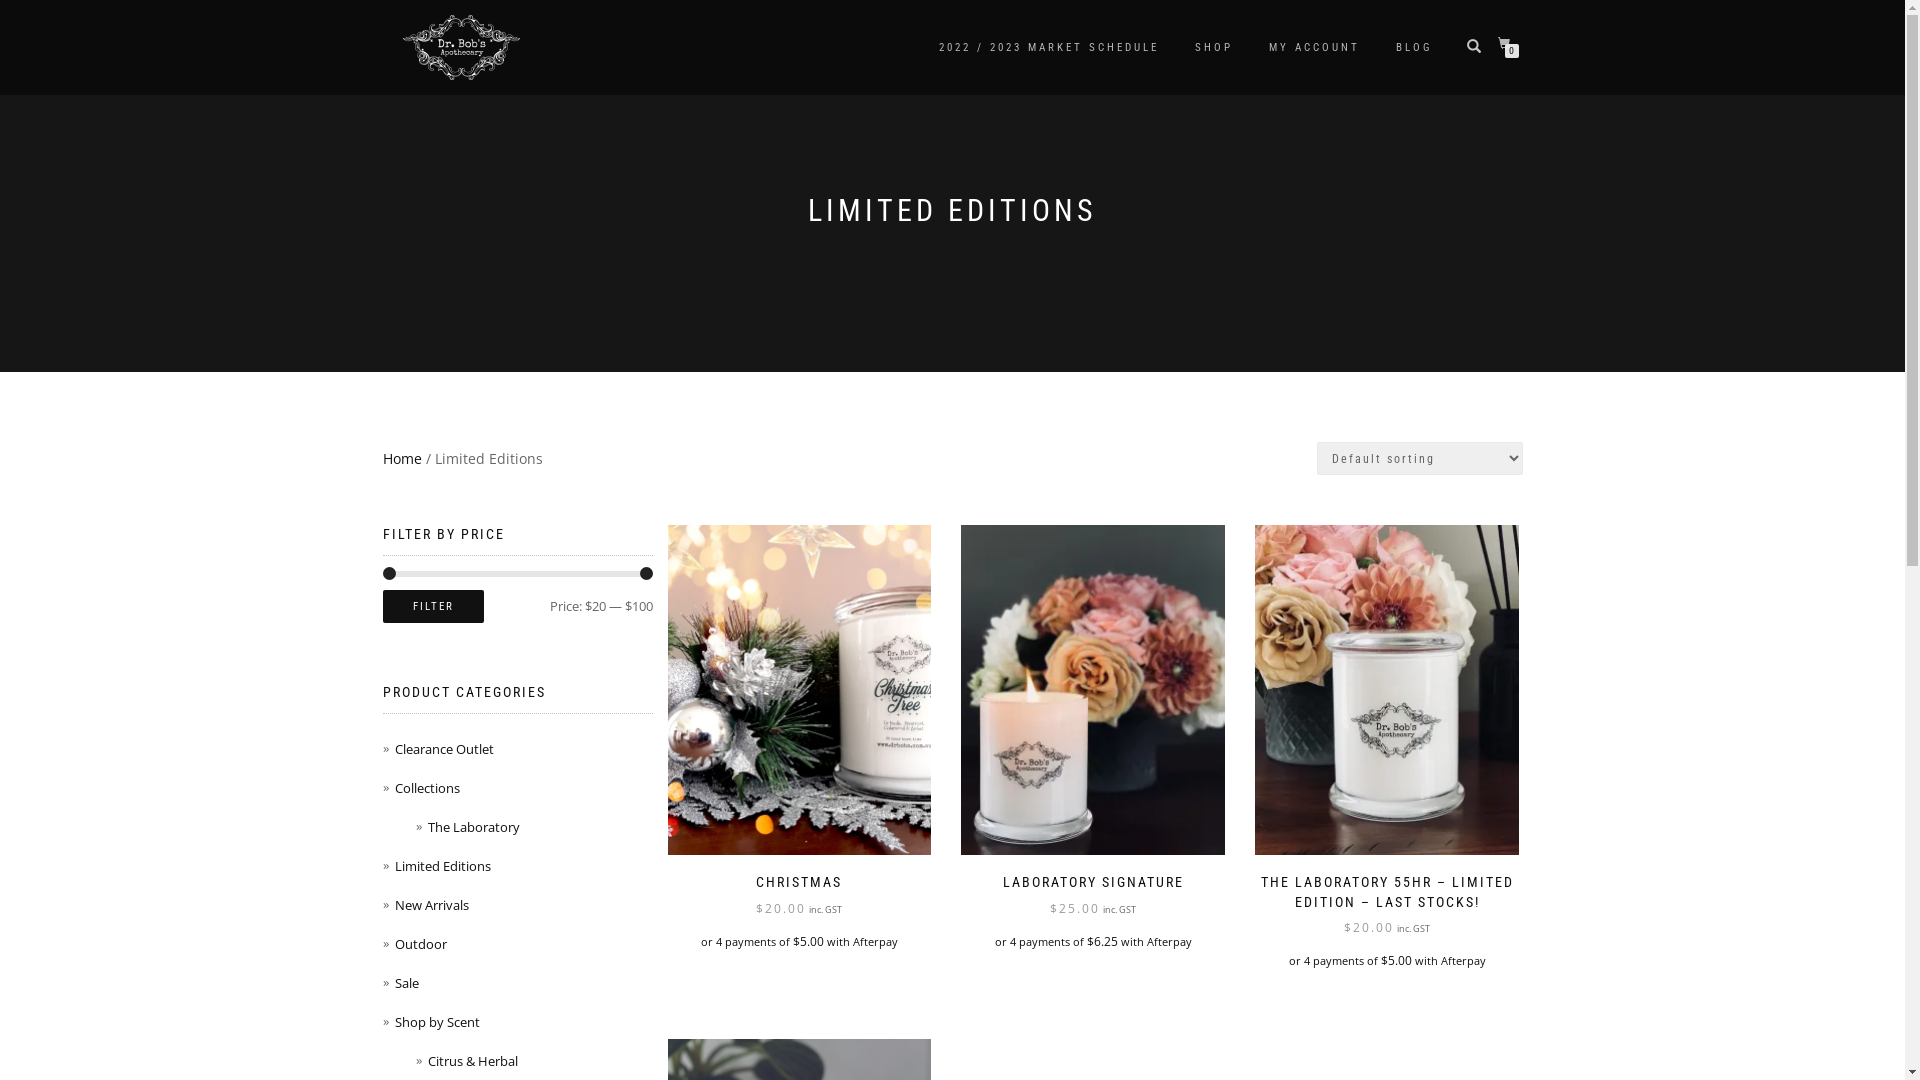 This screenshot has height=1080, width=1920. I want to click on '2022 / 2023 MARKET SCHEDULE', so click(923, 45).